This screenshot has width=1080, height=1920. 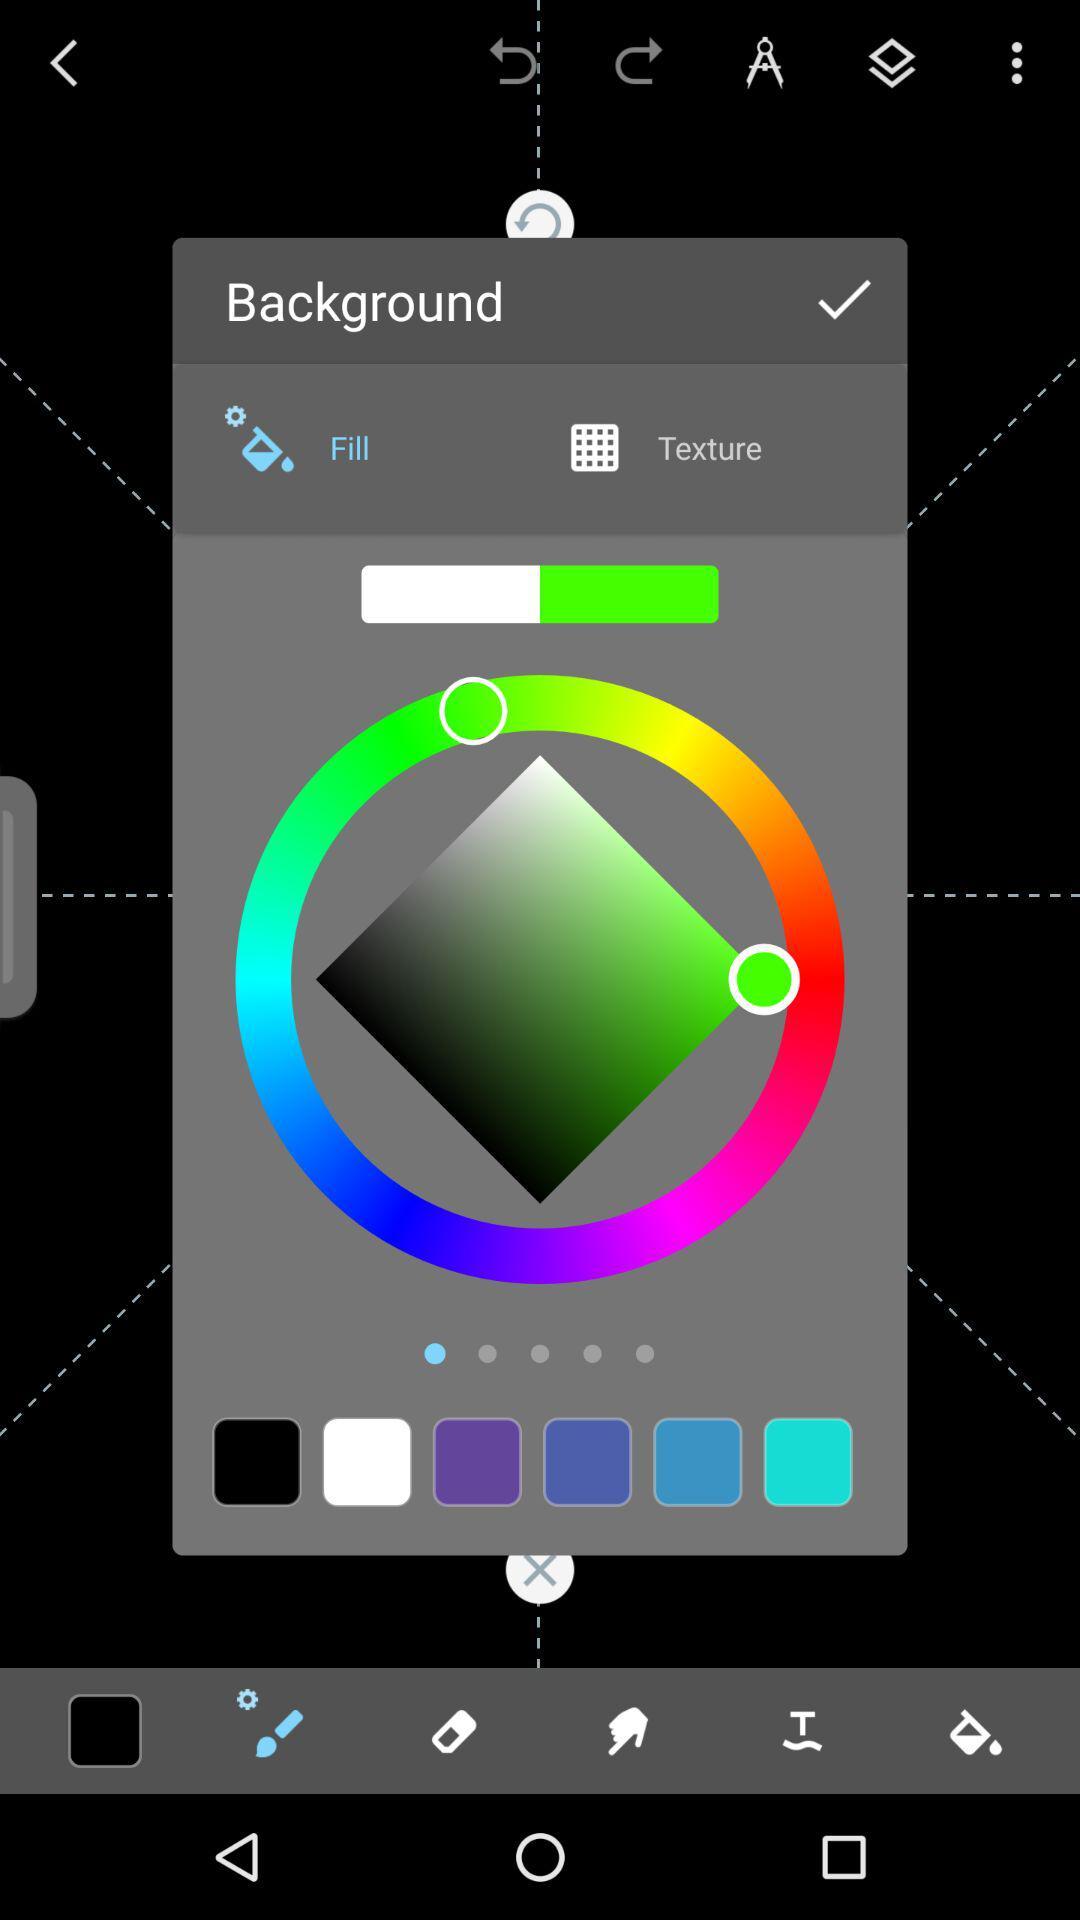 I want to click on the more icon, so click(x=1017, y=62).